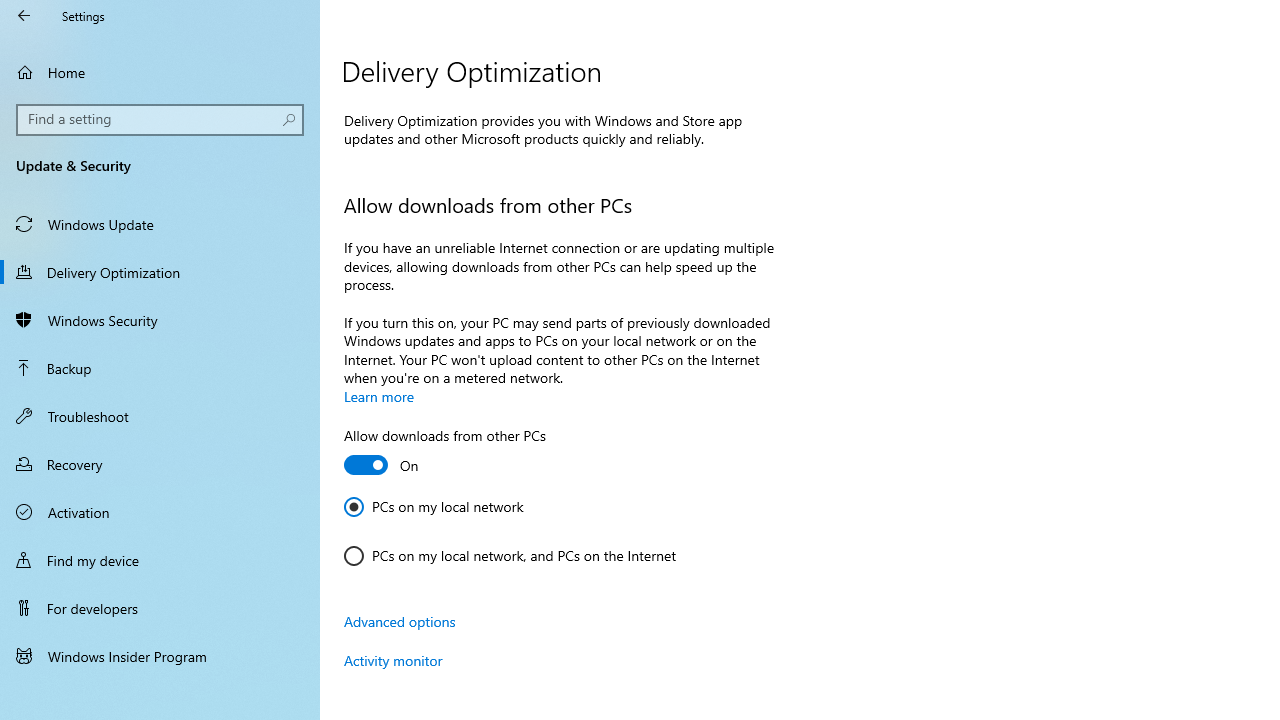 The width and height of the screenshot is (1280, 720). What do you see at coordinates (160, 119) in the screenshot?
I see `'Search box, Find a setting'` at bounding box center [160, 119].